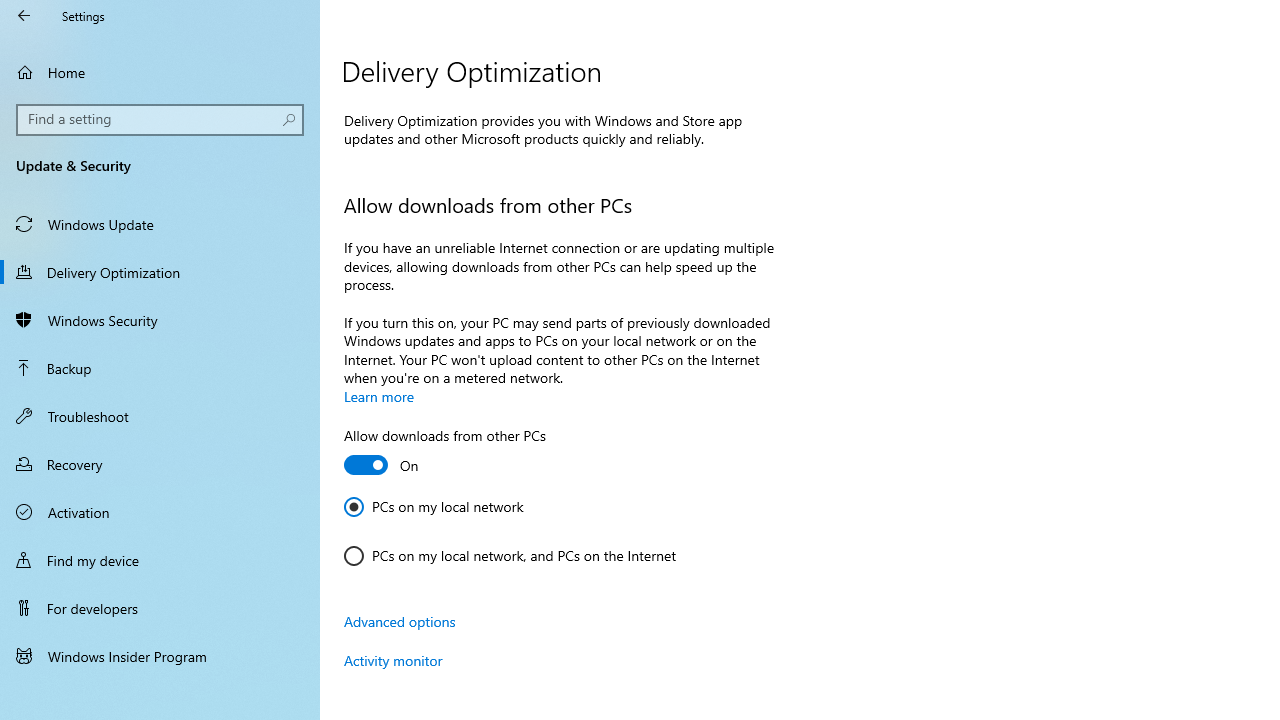 The width and height of the screenshot is (1280, 720). What do you see at coordinates (160, 119) in the screenshot?
I see `'Search box, Find a setting'` at bounding box center [160, 119].